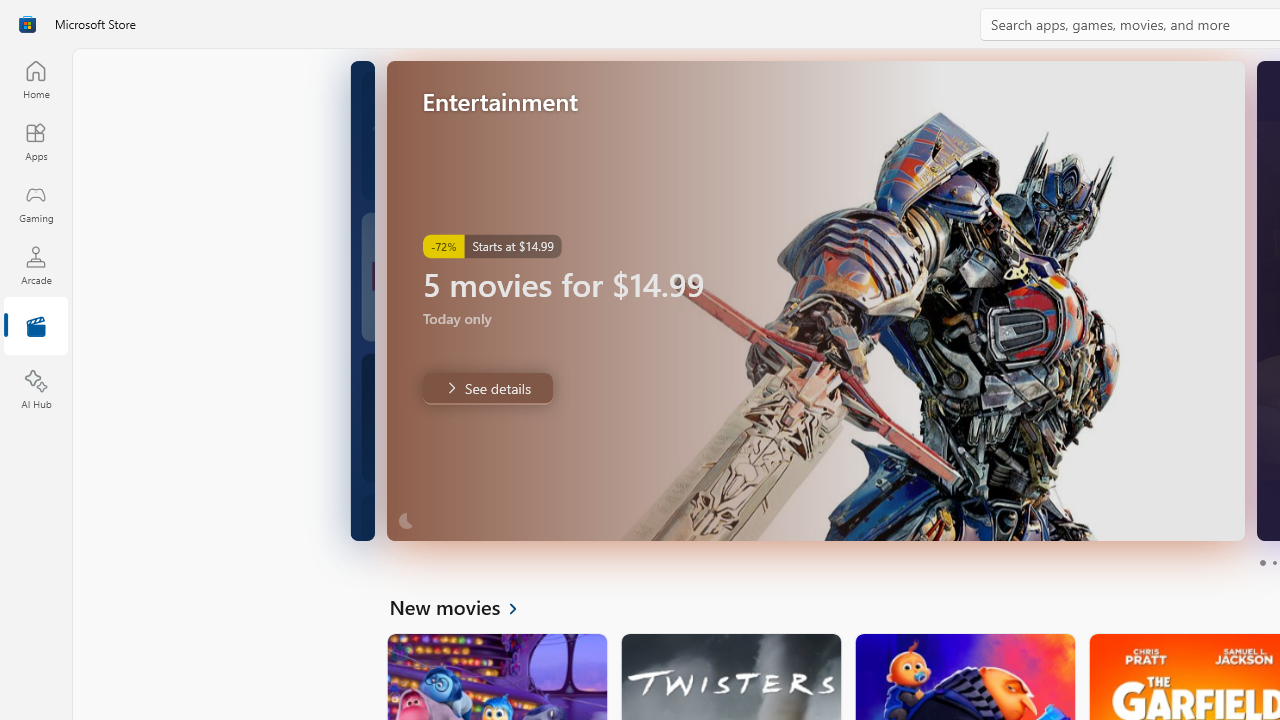 This screenshot has height=720, width=1280. I want to click on 'Home', so click(35, 78).